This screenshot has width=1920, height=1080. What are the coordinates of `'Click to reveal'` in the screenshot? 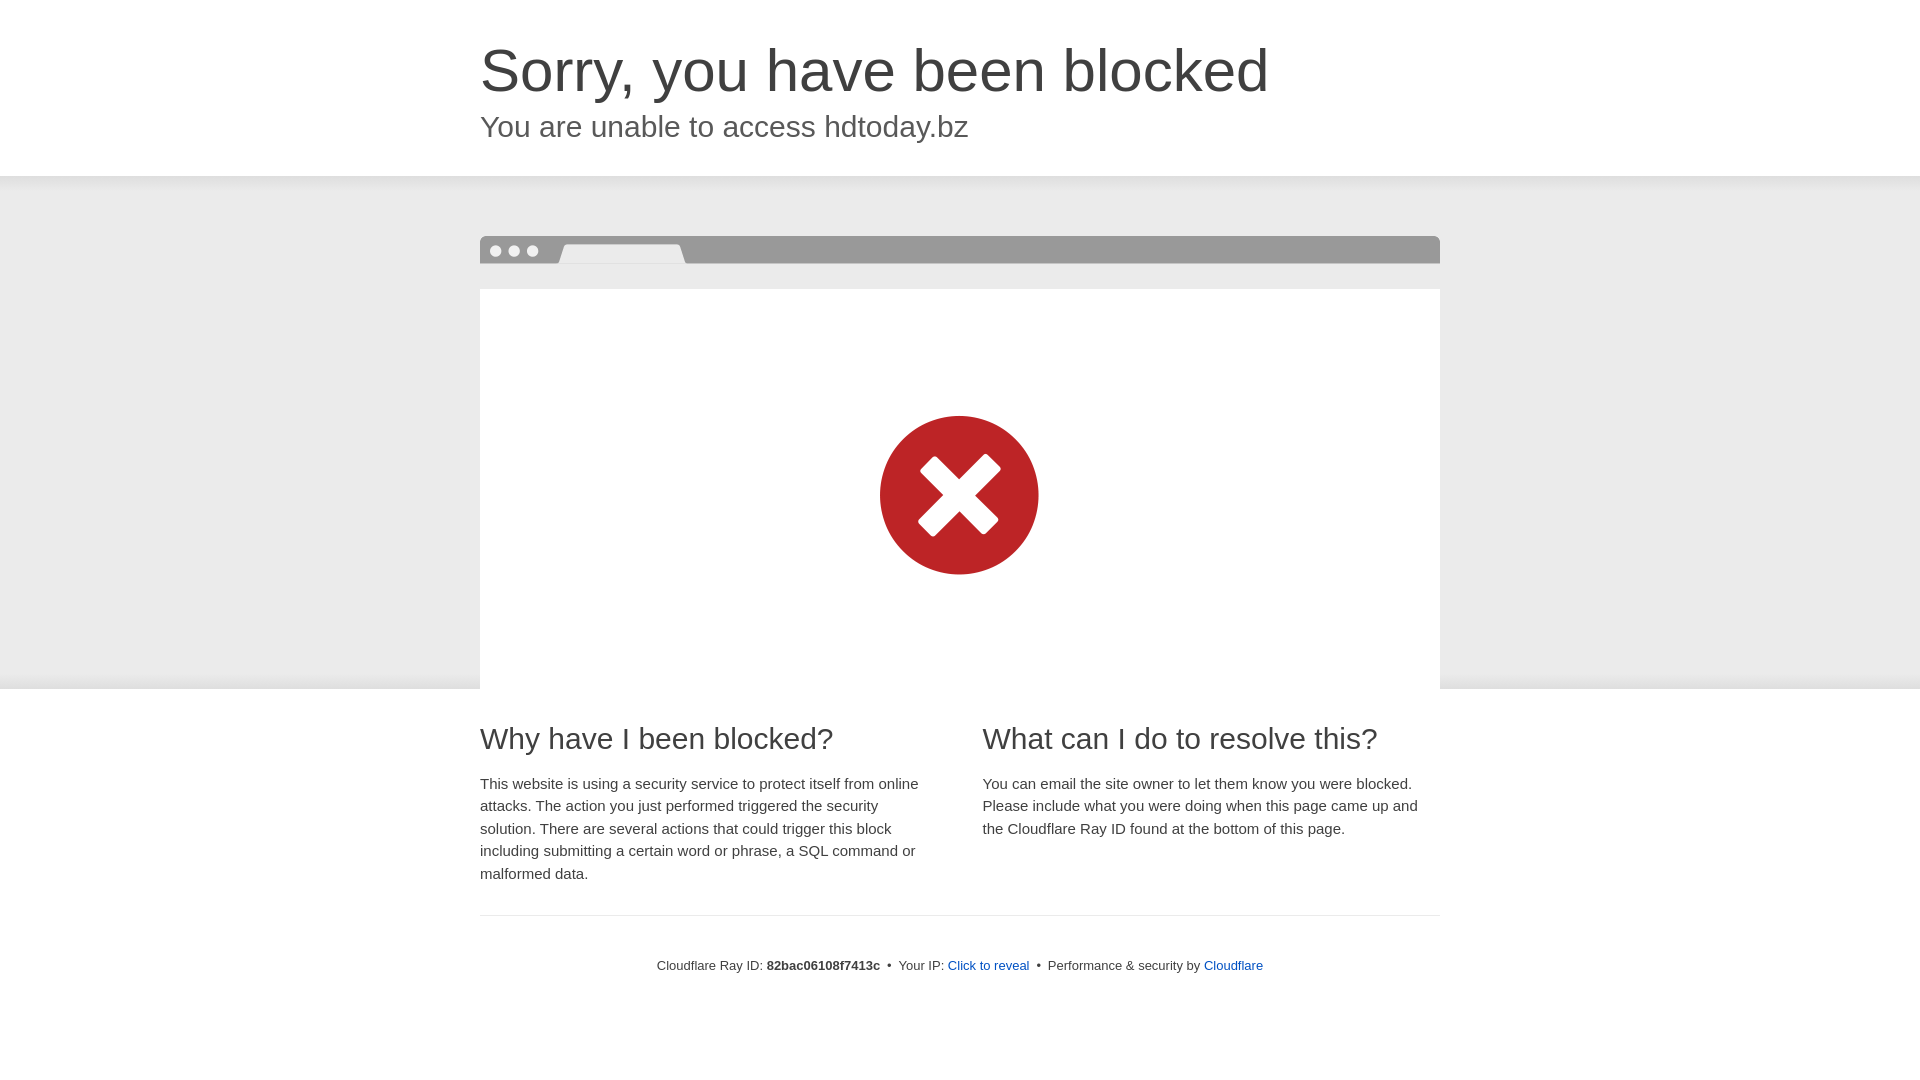 It's located at (947, 964).